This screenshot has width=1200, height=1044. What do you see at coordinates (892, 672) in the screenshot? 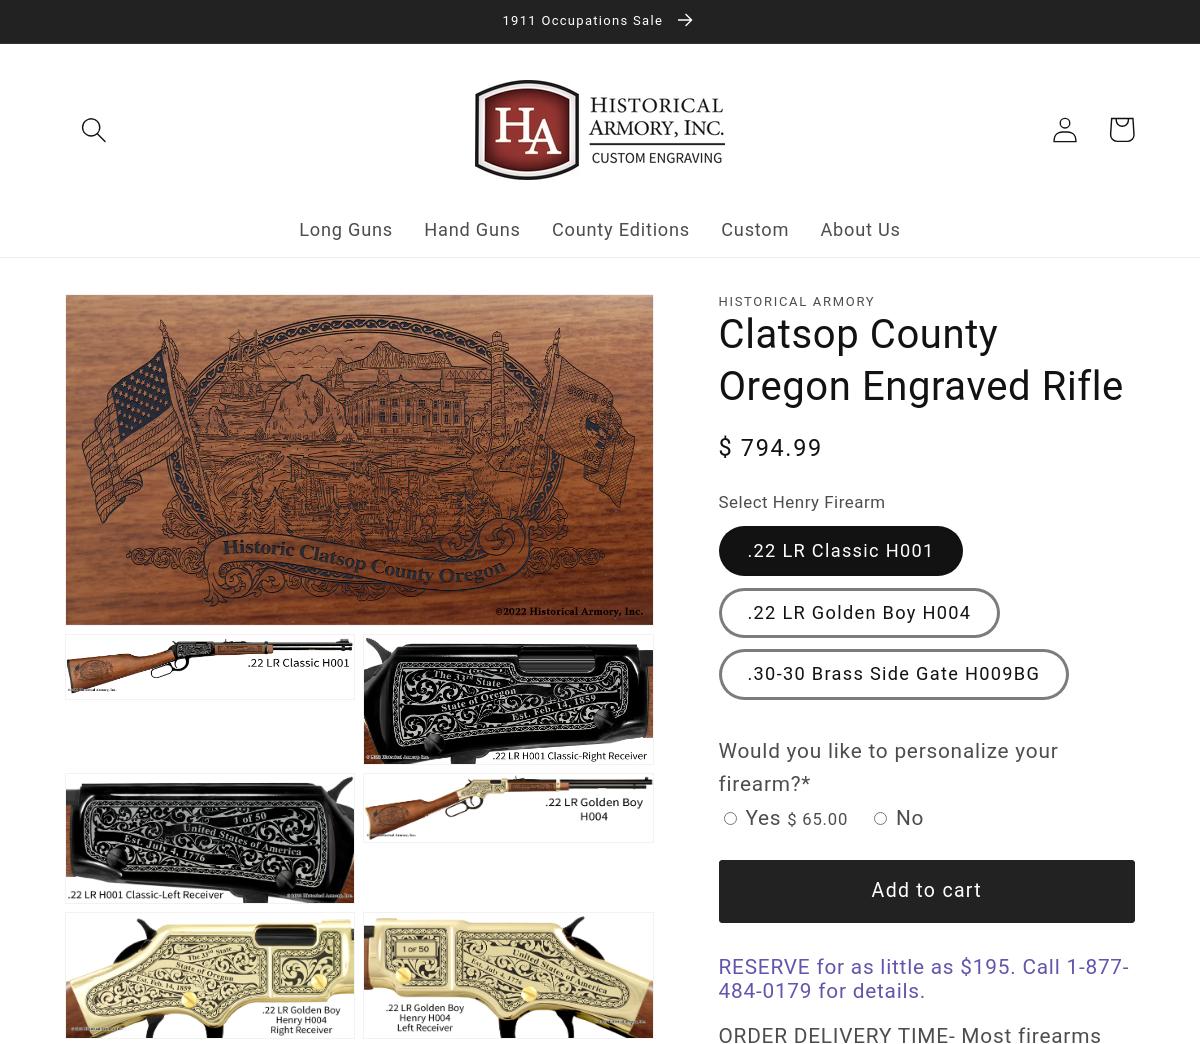
I see `'.30-30 Brass Side Gate H009BG'` at bounding box center [892, 672].